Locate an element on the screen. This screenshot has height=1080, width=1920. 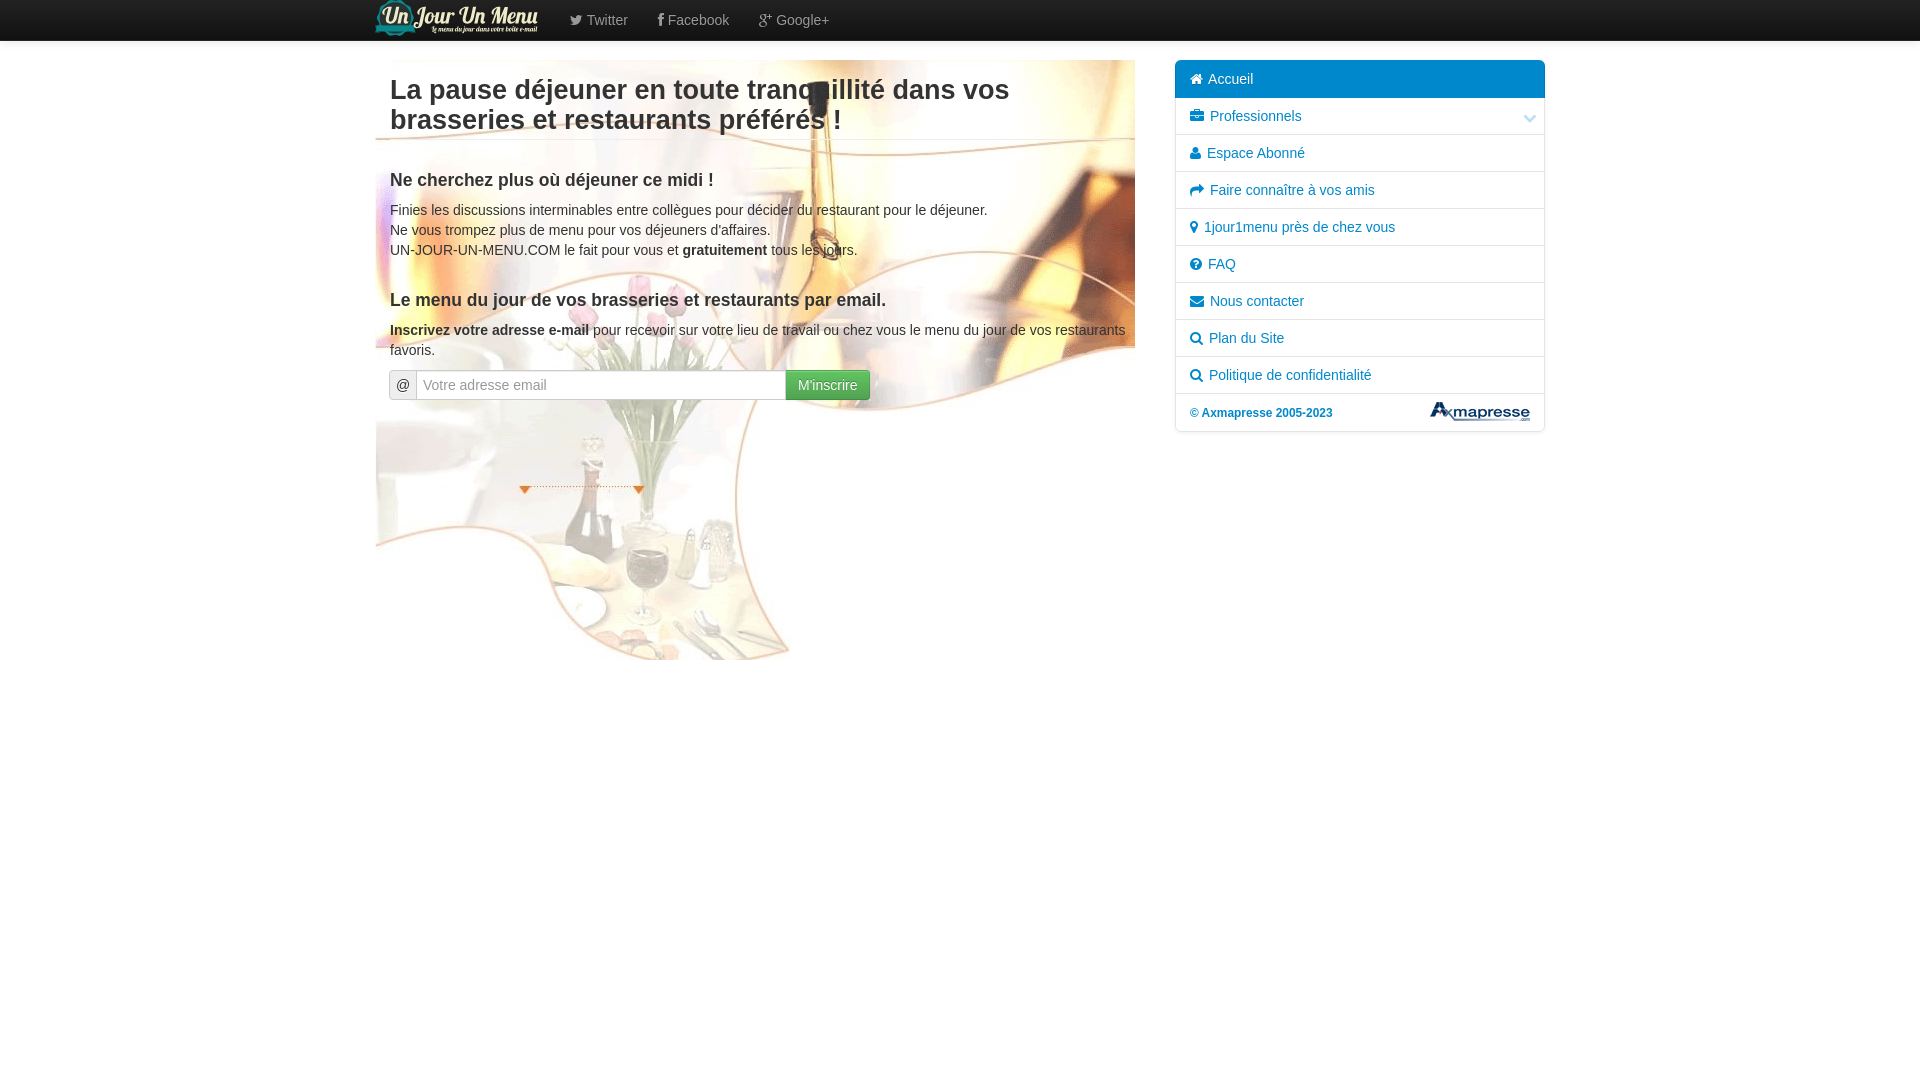
'FAQ' is located at coordinates (1359, 262).